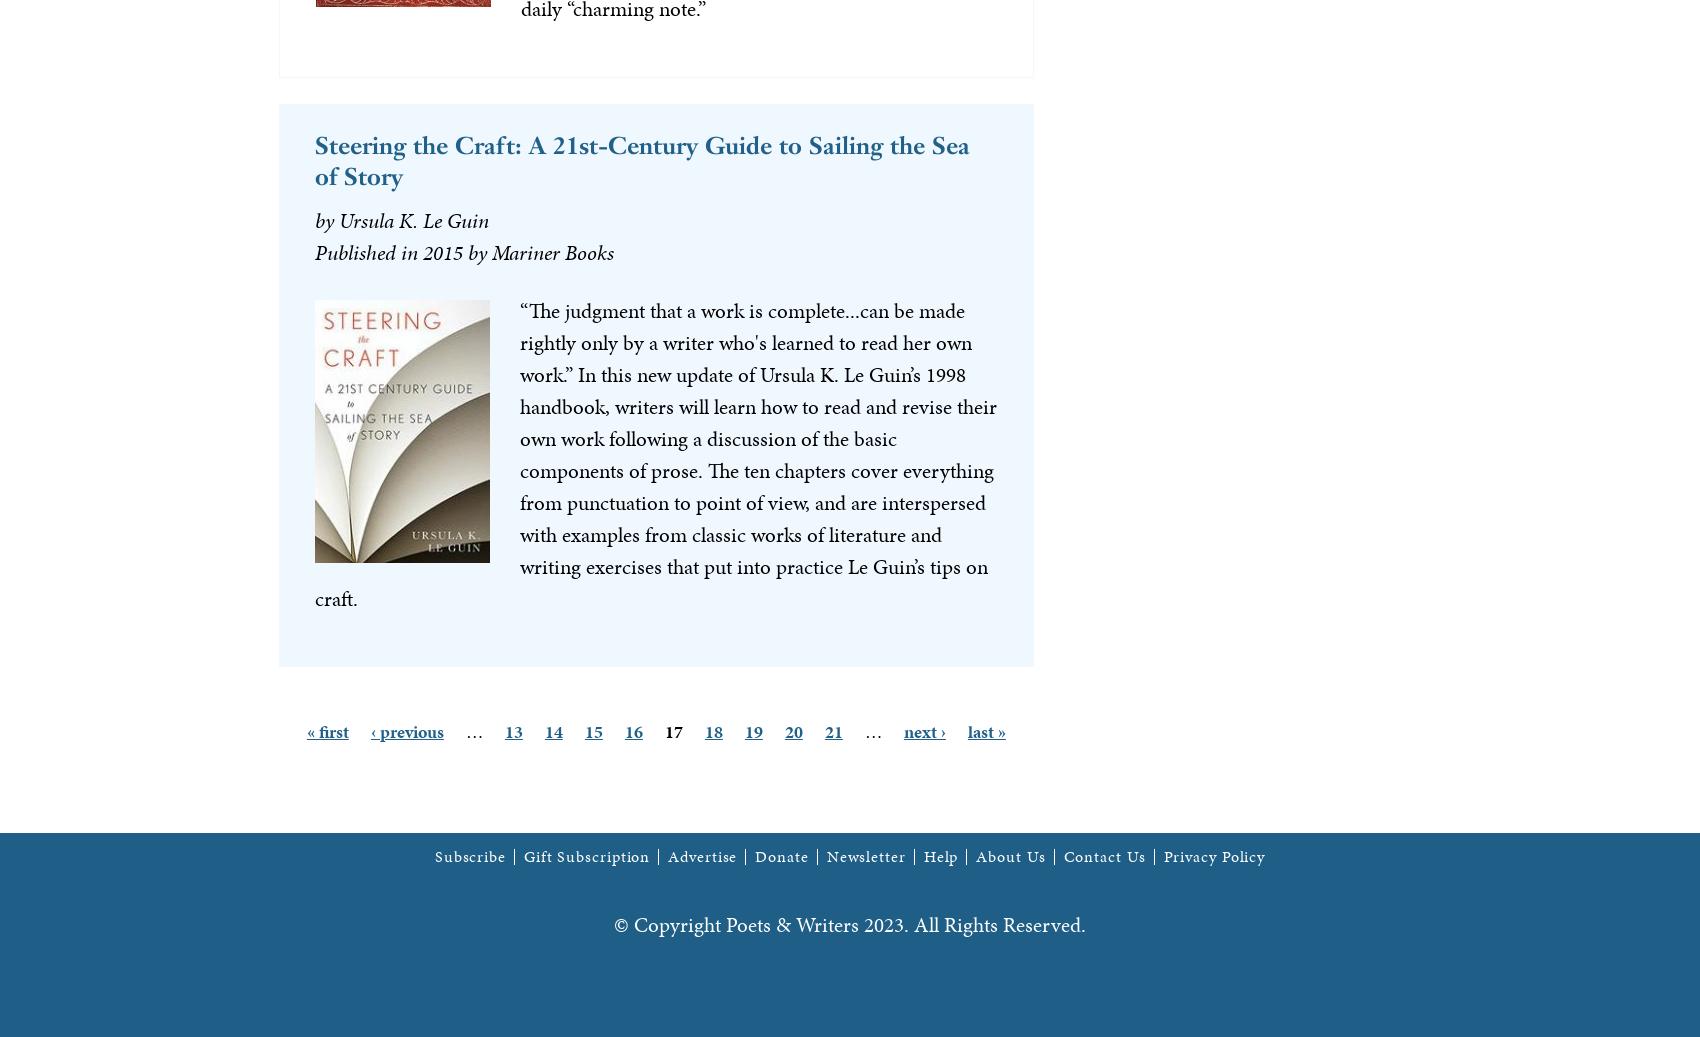 Image resolution: width=1700 pixels, height=1037 pixels. I want to click on 'Subscribe', so click(434, 855).